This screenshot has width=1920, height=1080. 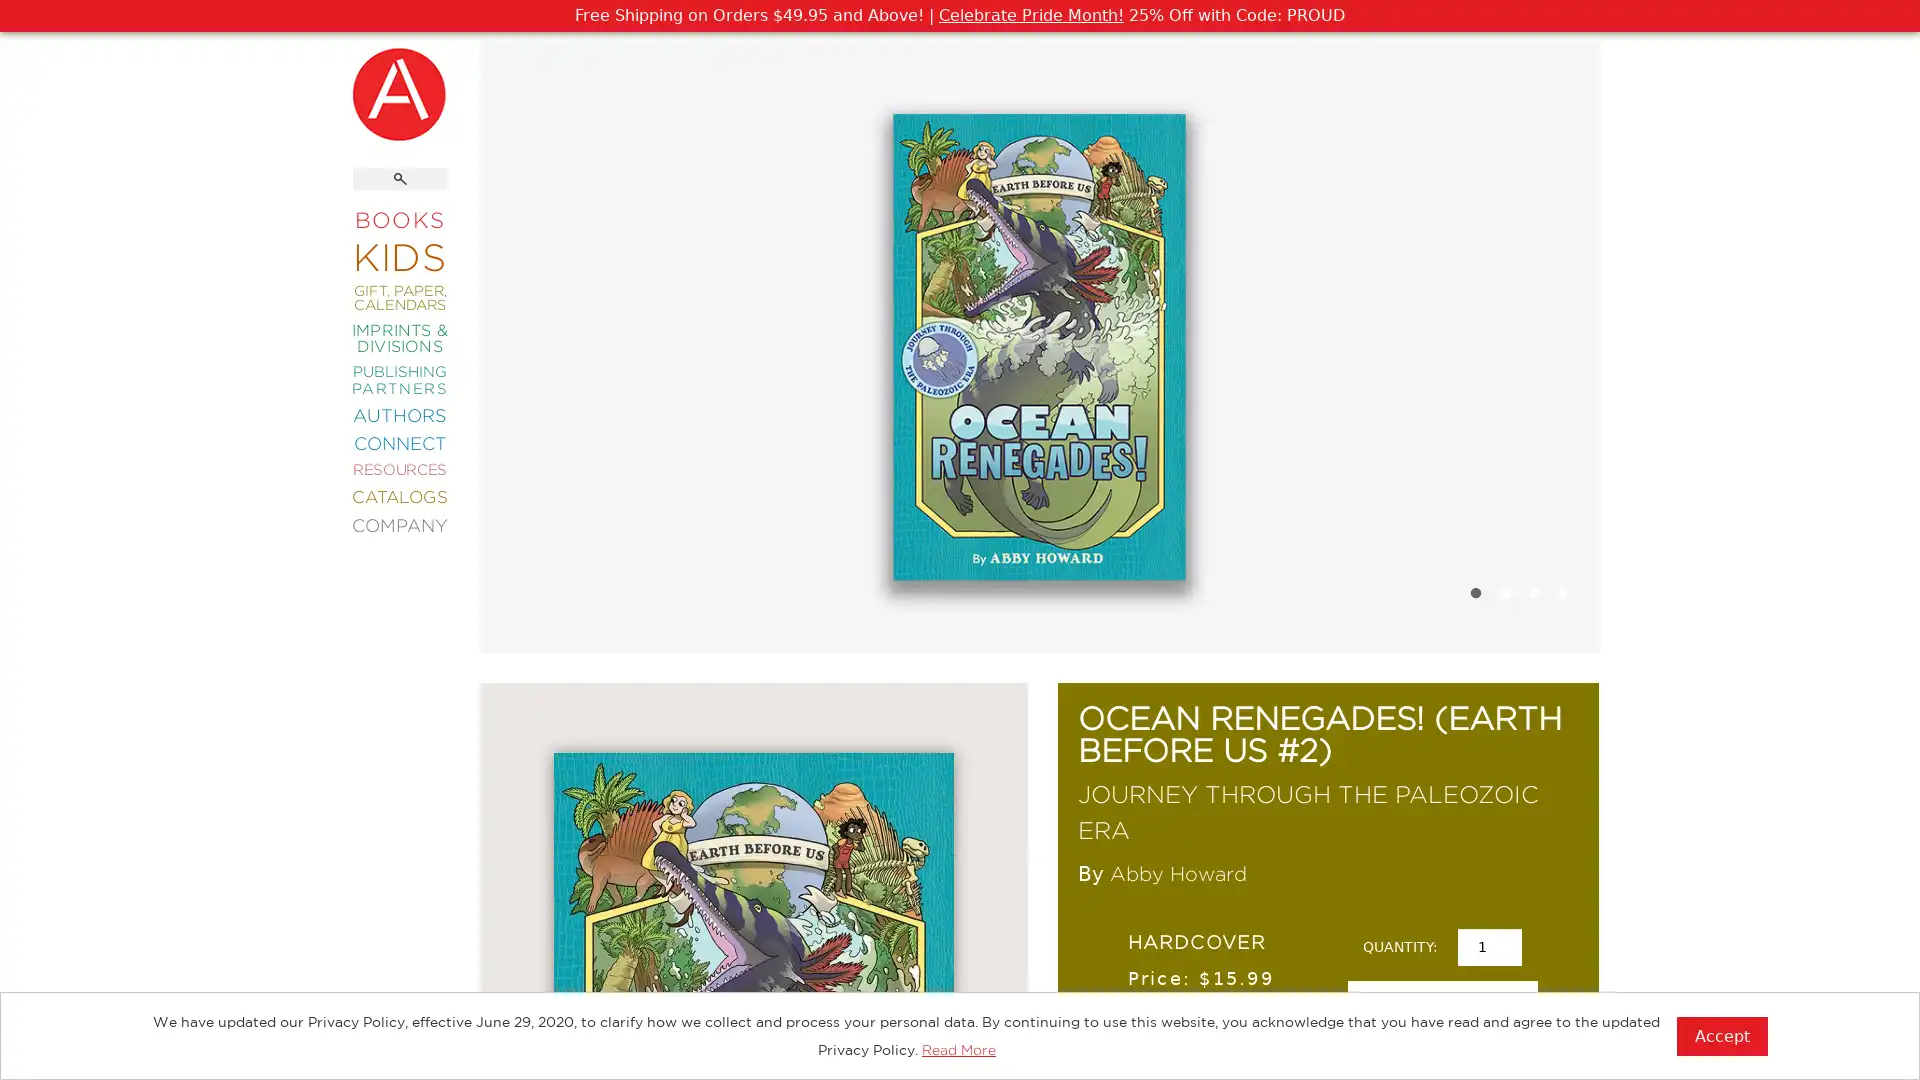 I want to click on AUTHORS, so click(x=399, y=413).